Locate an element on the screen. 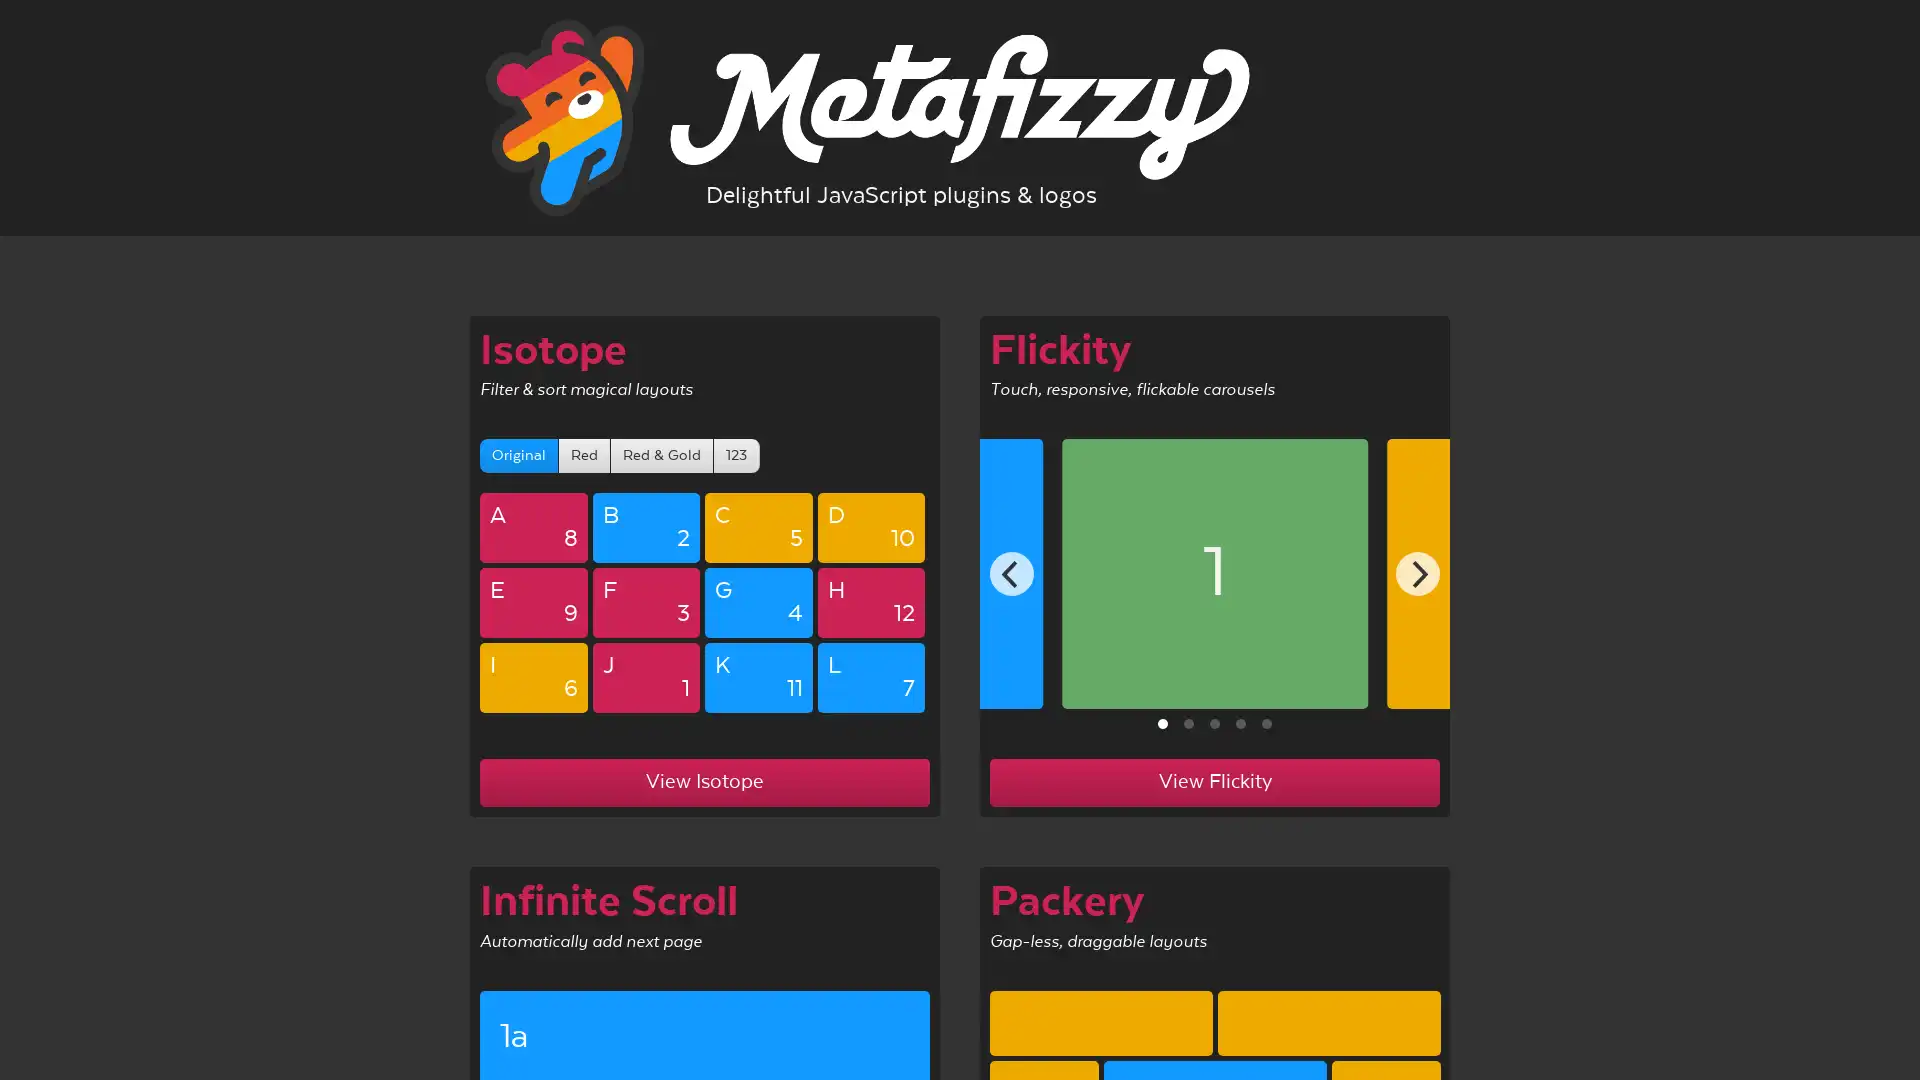  Original is located at coordinates (518, 455).